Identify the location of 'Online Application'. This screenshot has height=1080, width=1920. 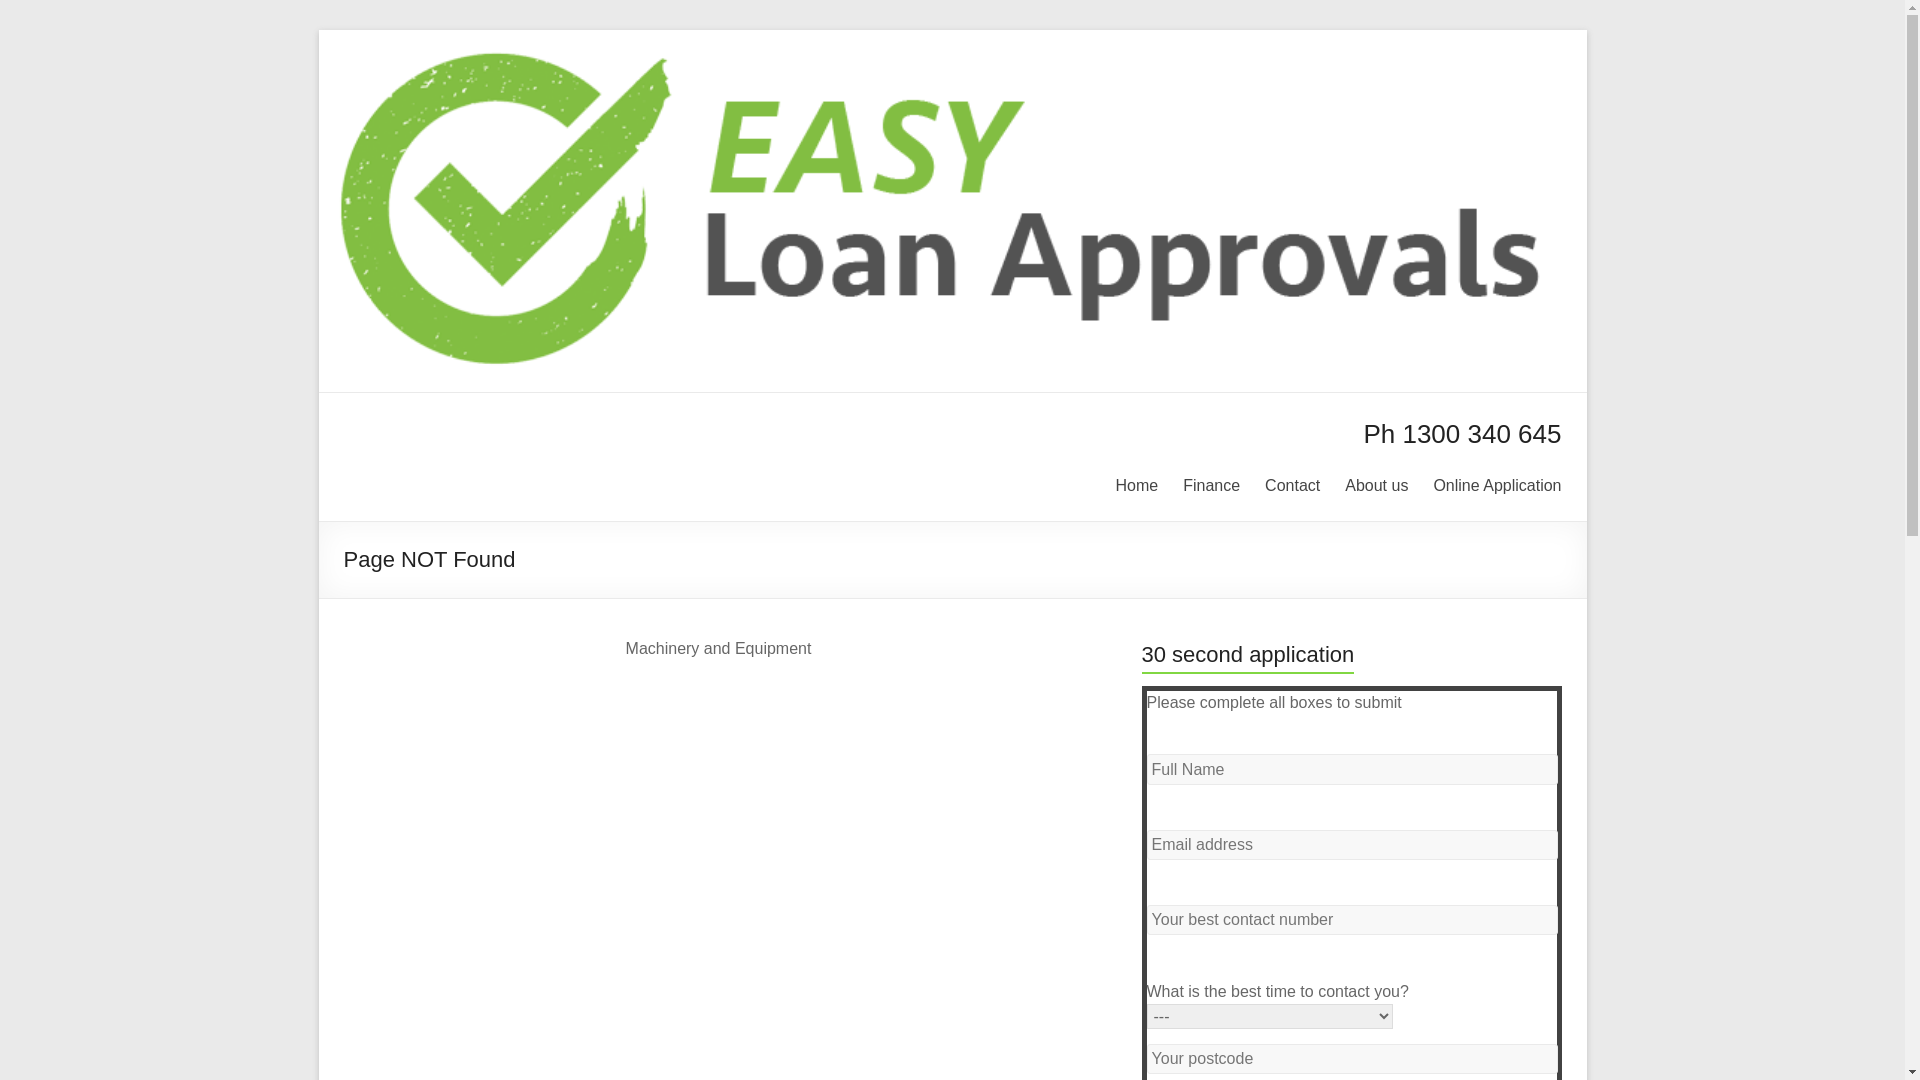
(1432, 482).